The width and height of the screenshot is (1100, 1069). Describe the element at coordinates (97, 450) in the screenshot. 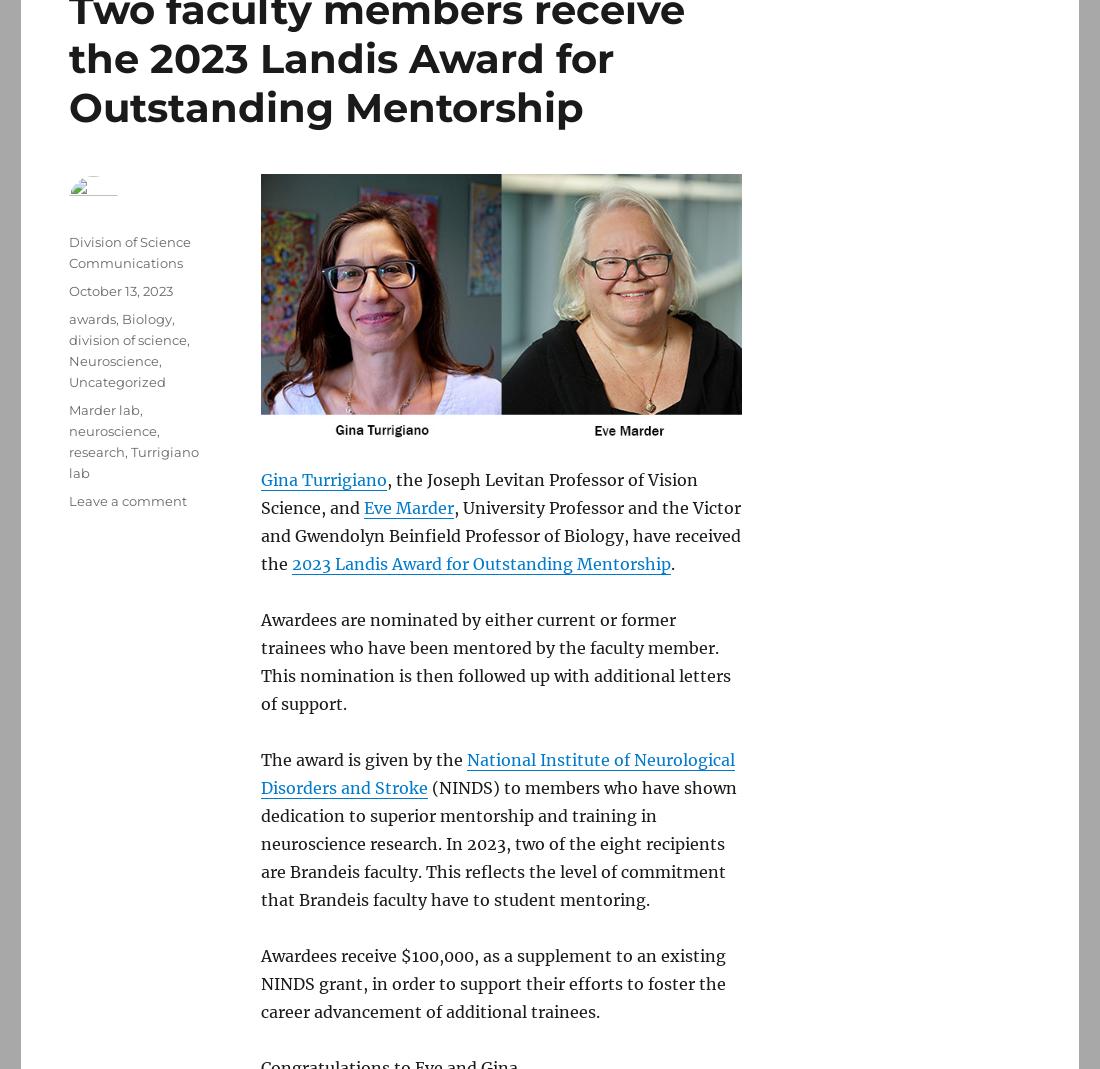

I see `'research'` at that location.